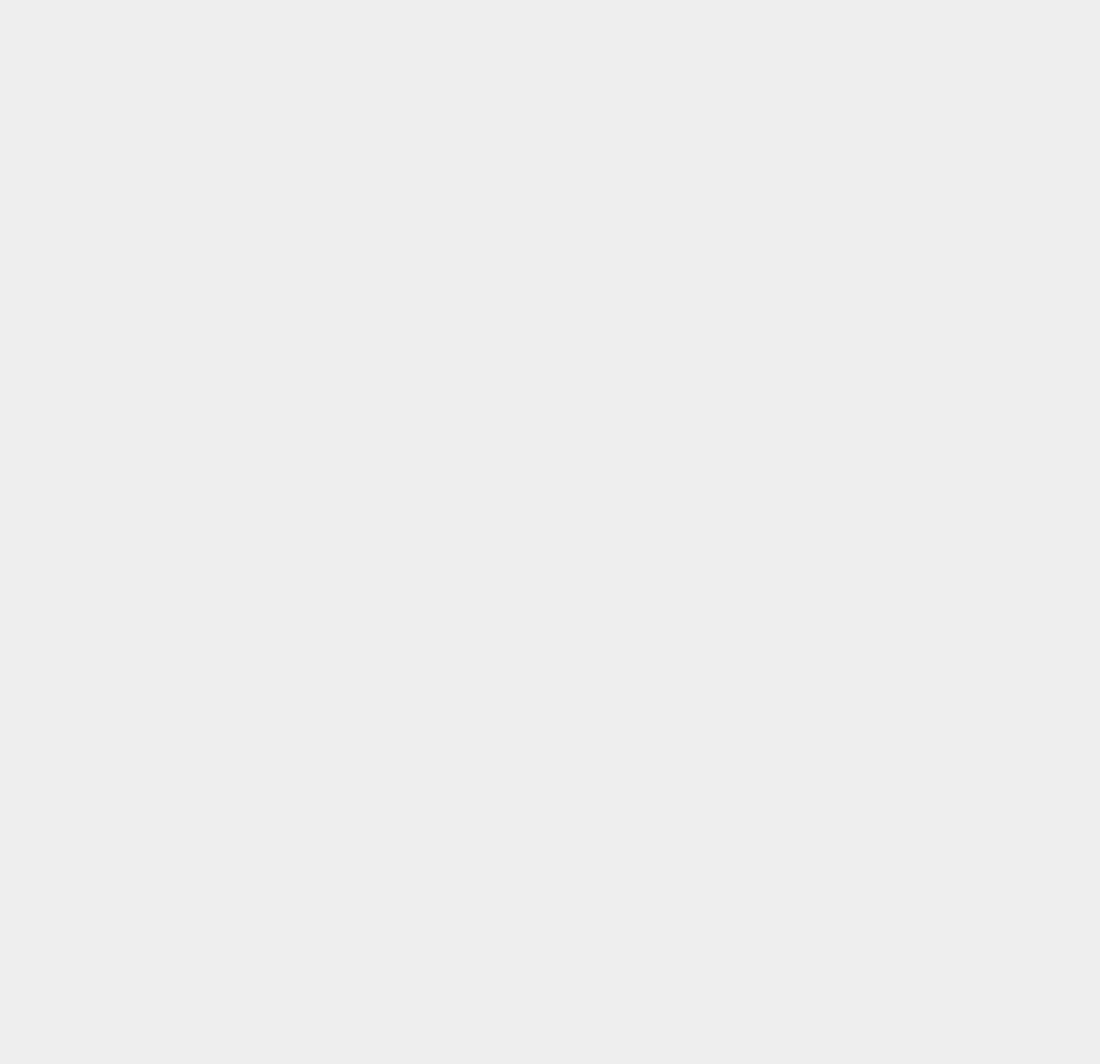  Describe the element at coordinates (844, 310) in the screenshot. I see `'Windows Server 2012'` at that location.